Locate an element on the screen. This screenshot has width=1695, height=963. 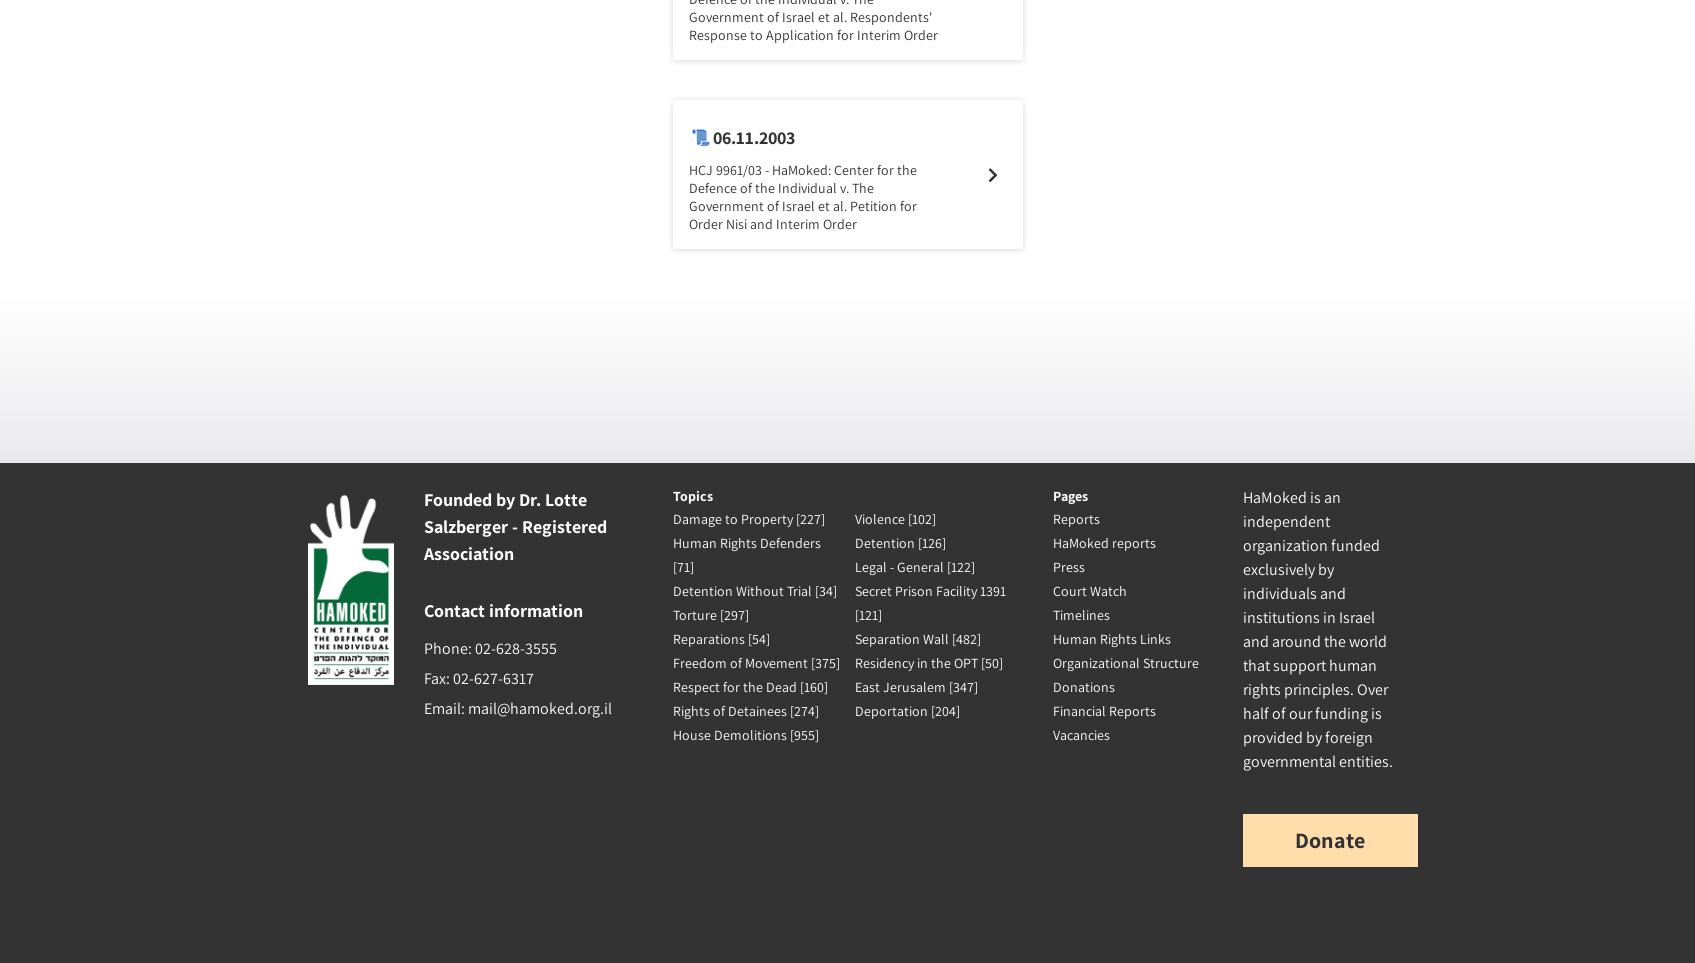
'06.11.2003' is located at coordinates (751, 137).